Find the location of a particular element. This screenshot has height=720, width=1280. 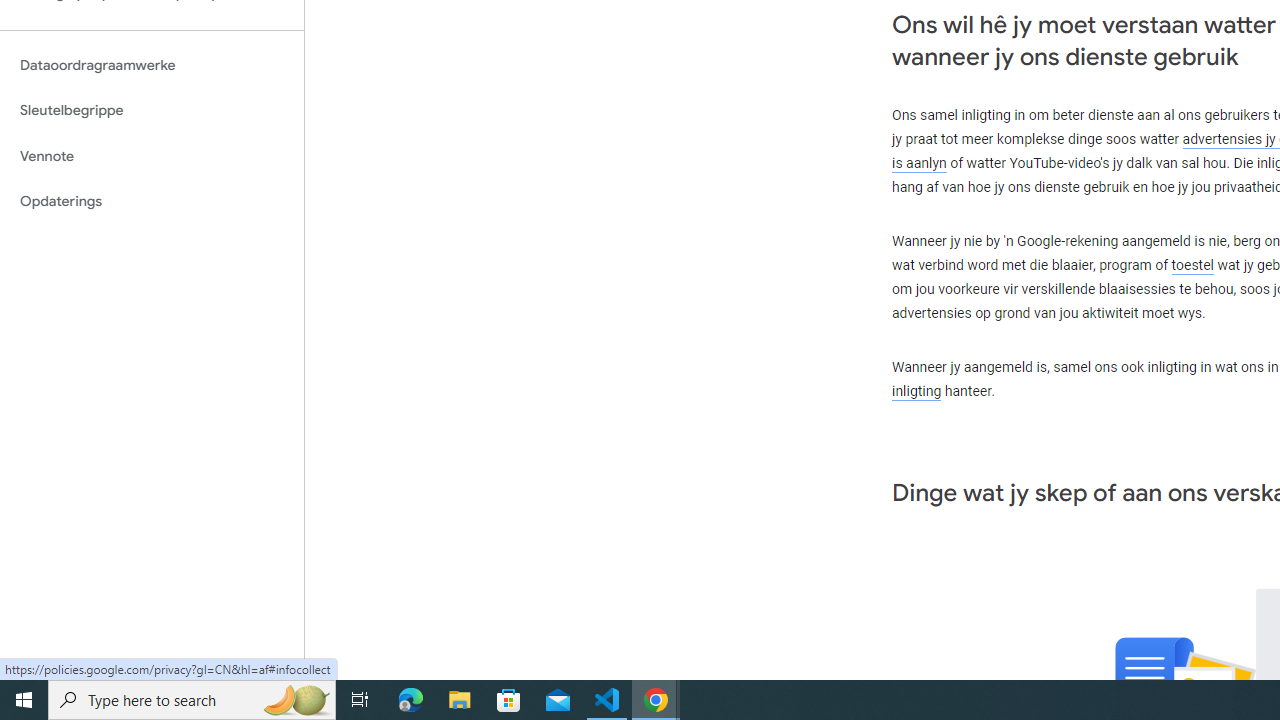

'Sleutelbegrippe' is located at coordinates (151, 110).